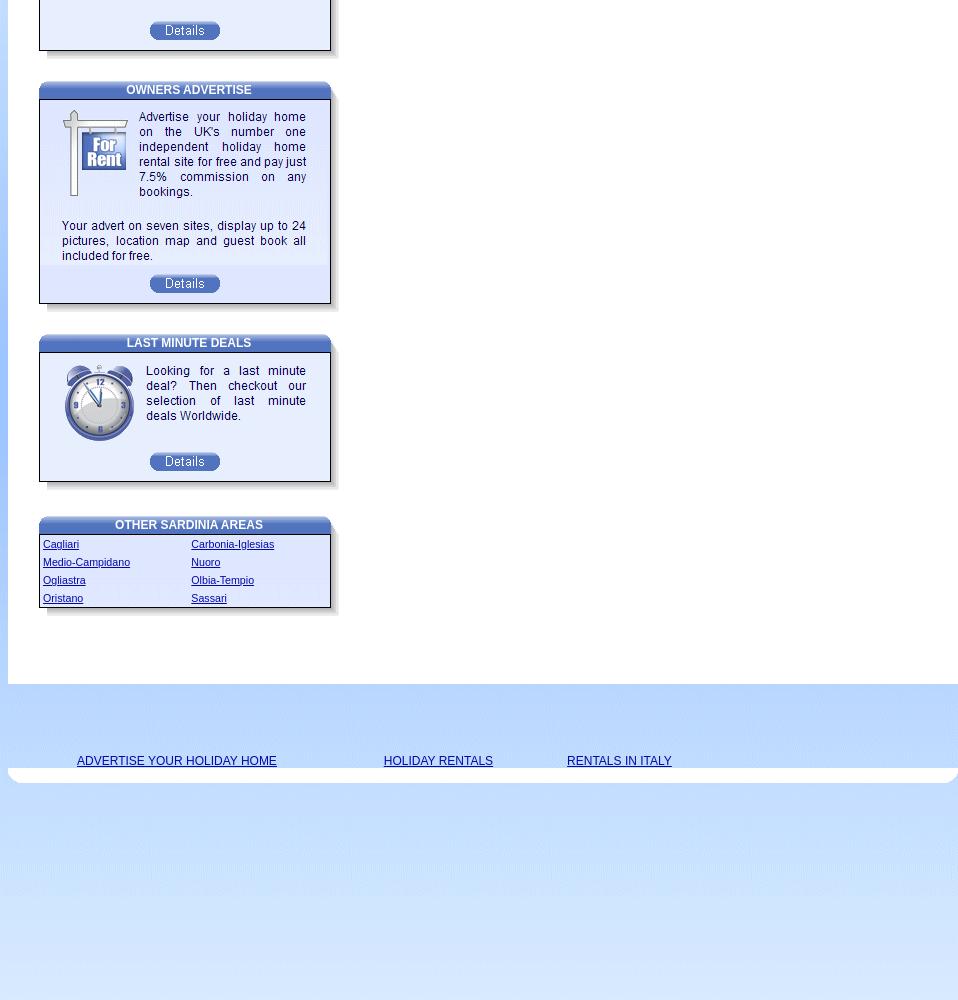  Describe the element at coordinates (62, 597) in the screenshot. I see `'Oristano'` at that location.